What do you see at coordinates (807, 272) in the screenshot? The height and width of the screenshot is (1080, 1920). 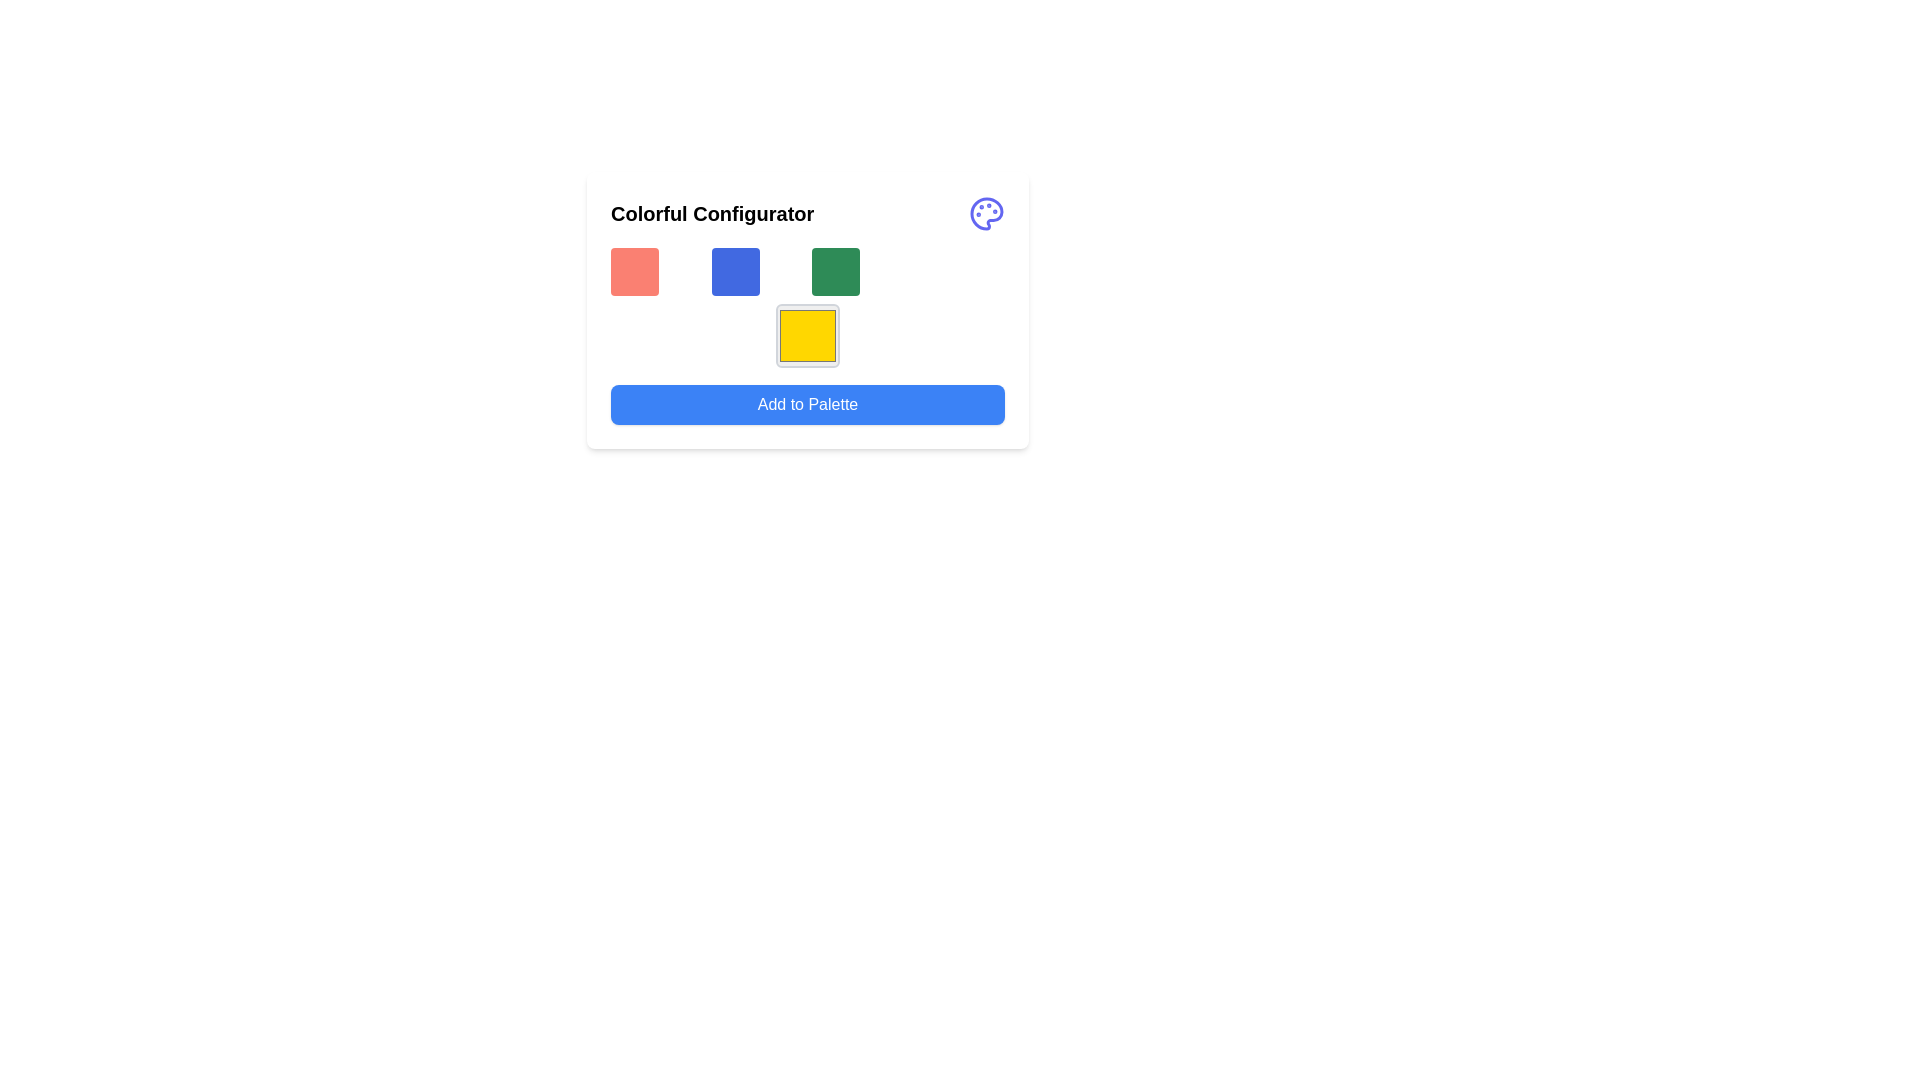 I see `the grid structure that contains four colored boxes (red, blue, green, and white) located beneath the title 'Colorful Configurator'` at bounding box center [807, 272].